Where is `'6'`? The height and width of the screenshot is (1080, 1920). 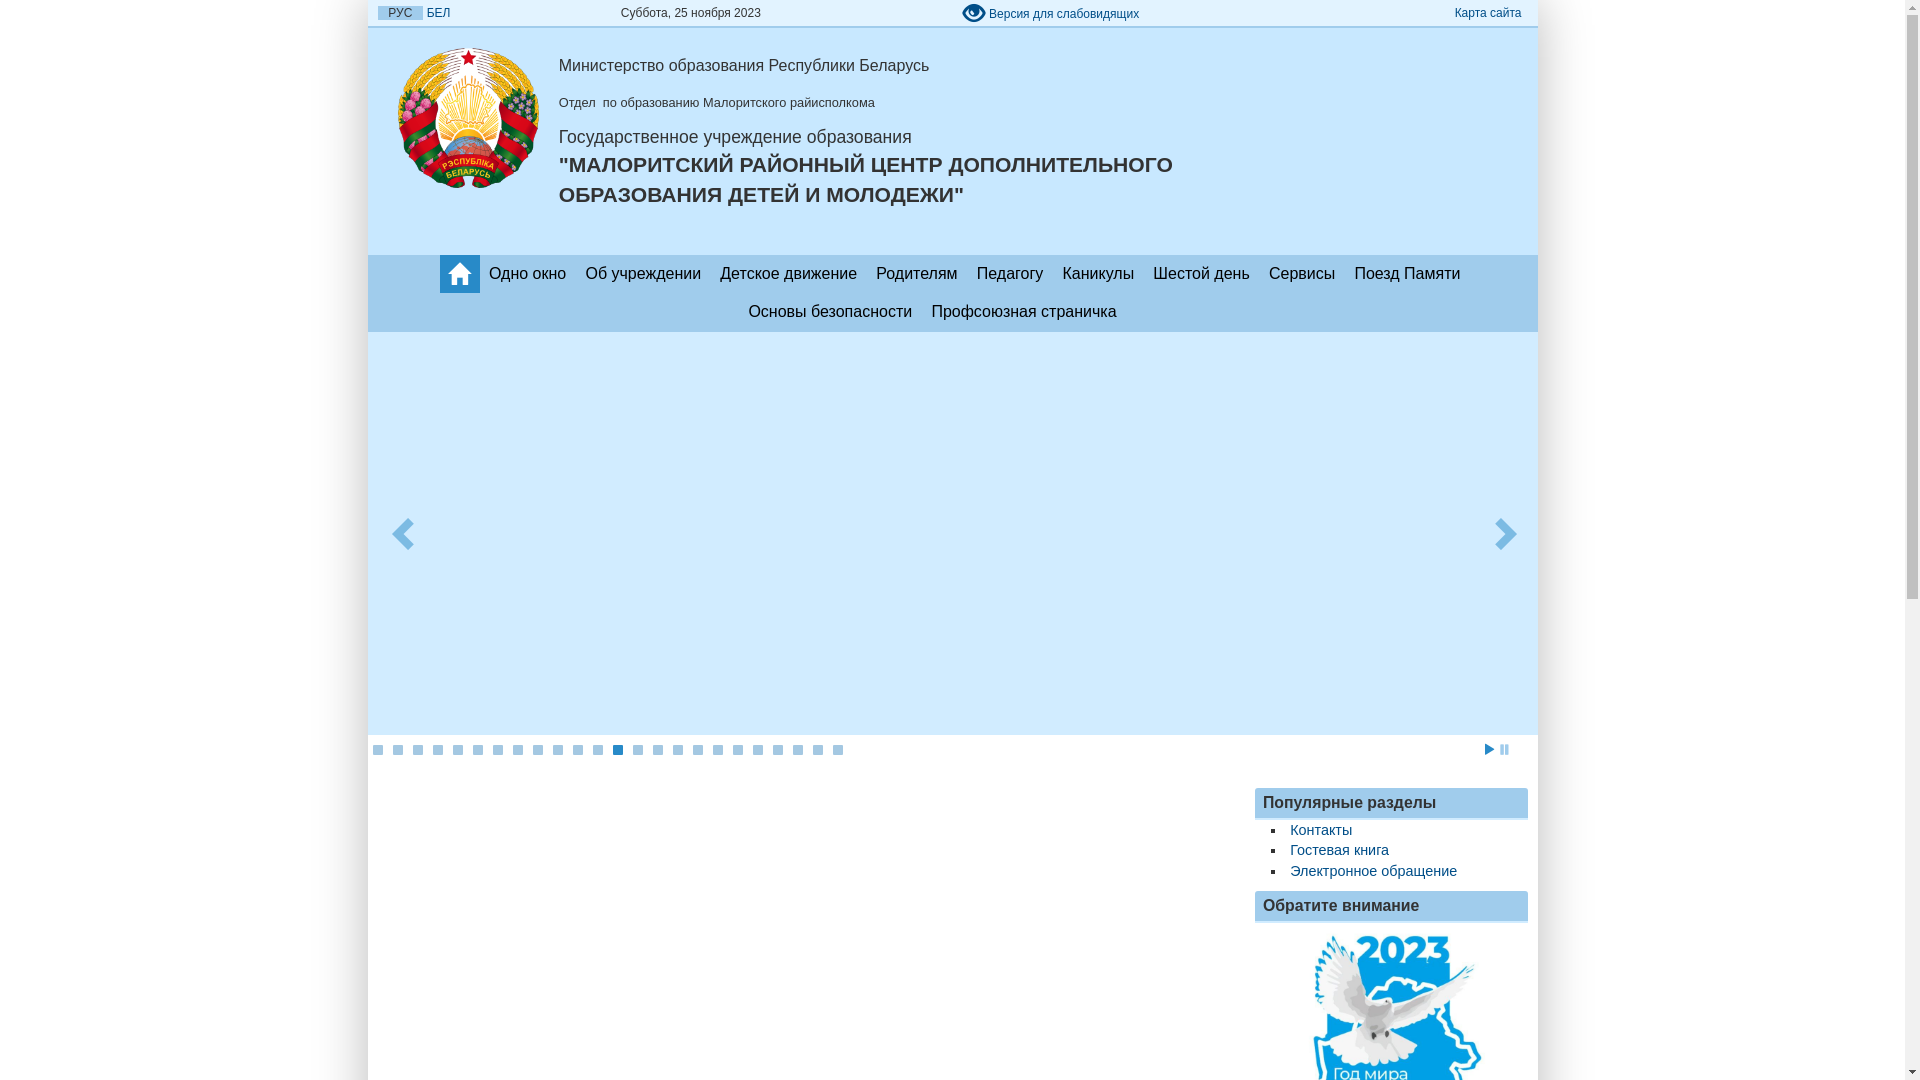
'6' is located at coordinates (475, 749).